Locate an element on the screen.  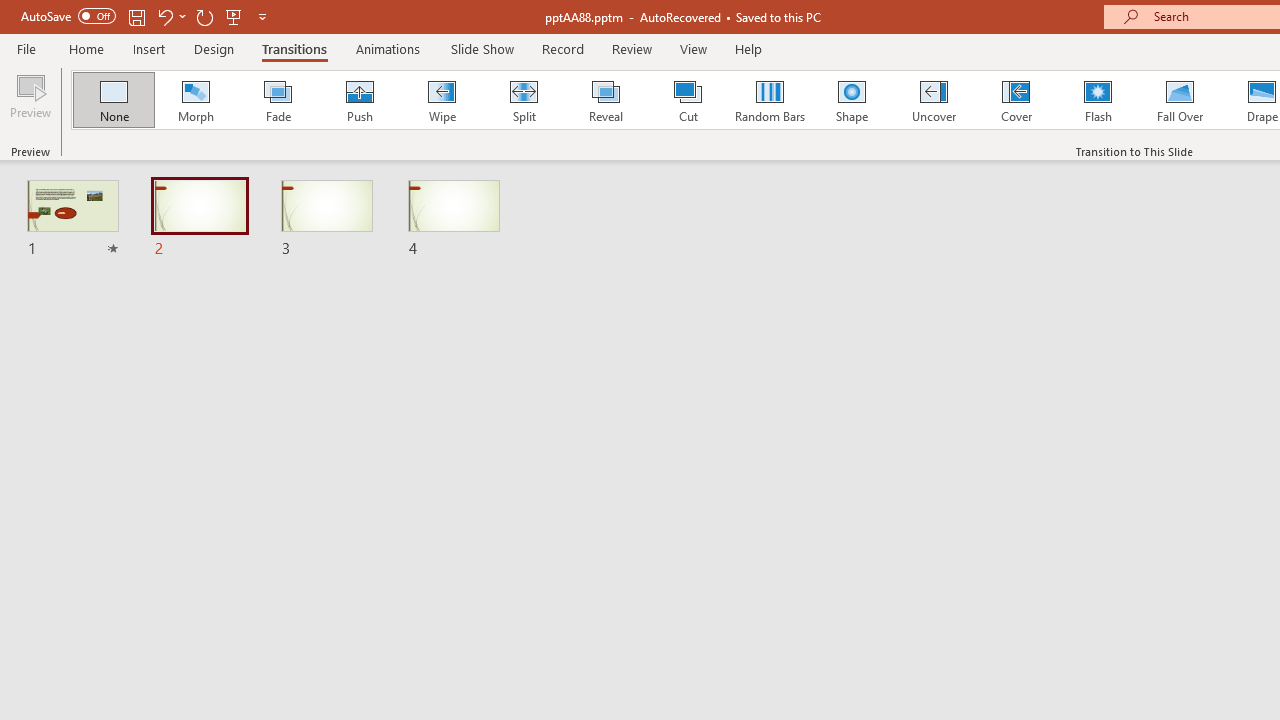
'Cover' is located at coordinates (1016, 100).